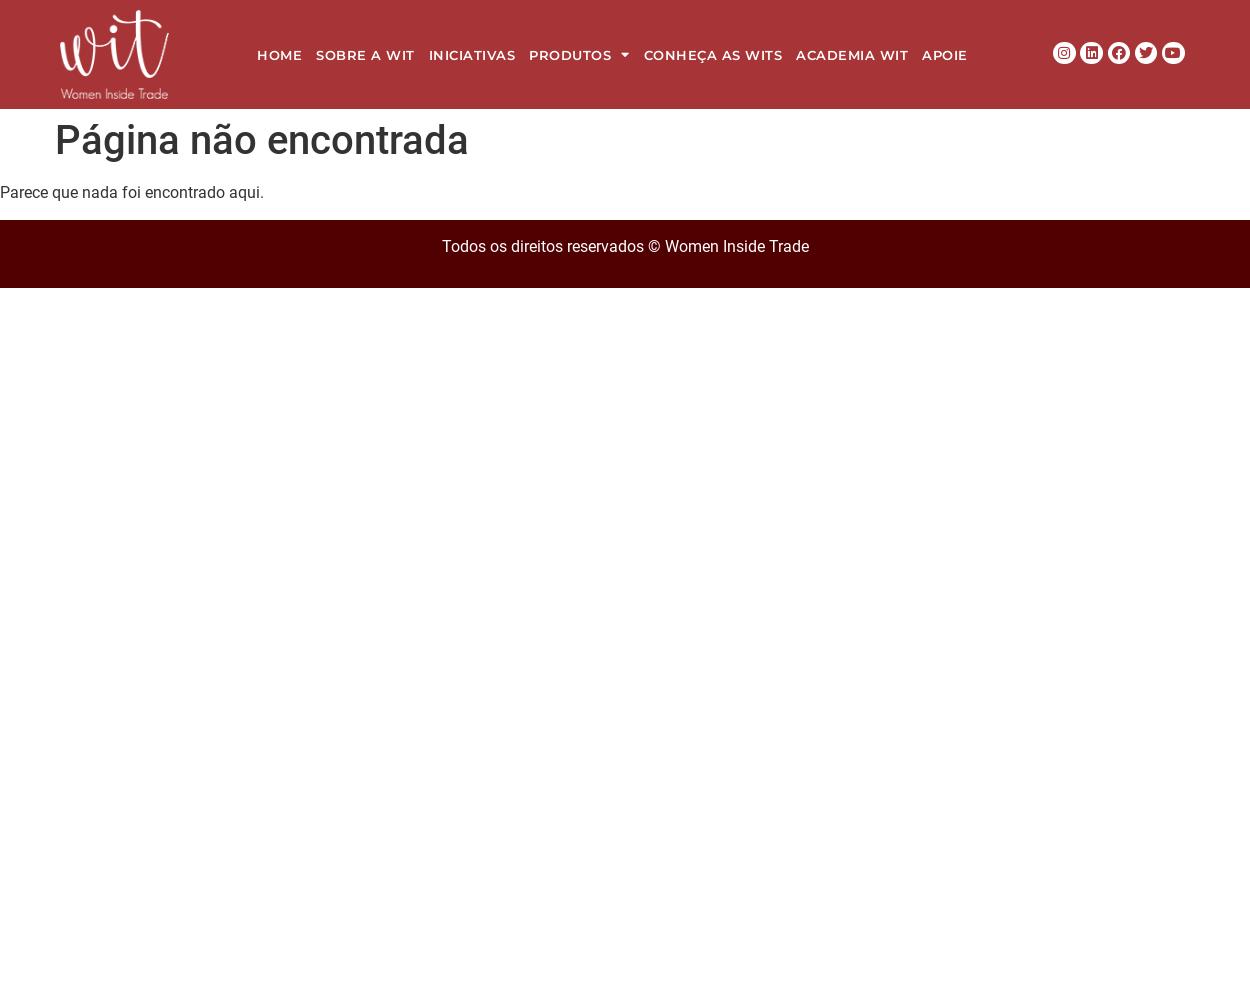 This screenshot has height=1000, width=1250. What do you see at coordinates (569, 54) in the screenshot?
I see `'Produtos'` at bounding box center [569, 54].